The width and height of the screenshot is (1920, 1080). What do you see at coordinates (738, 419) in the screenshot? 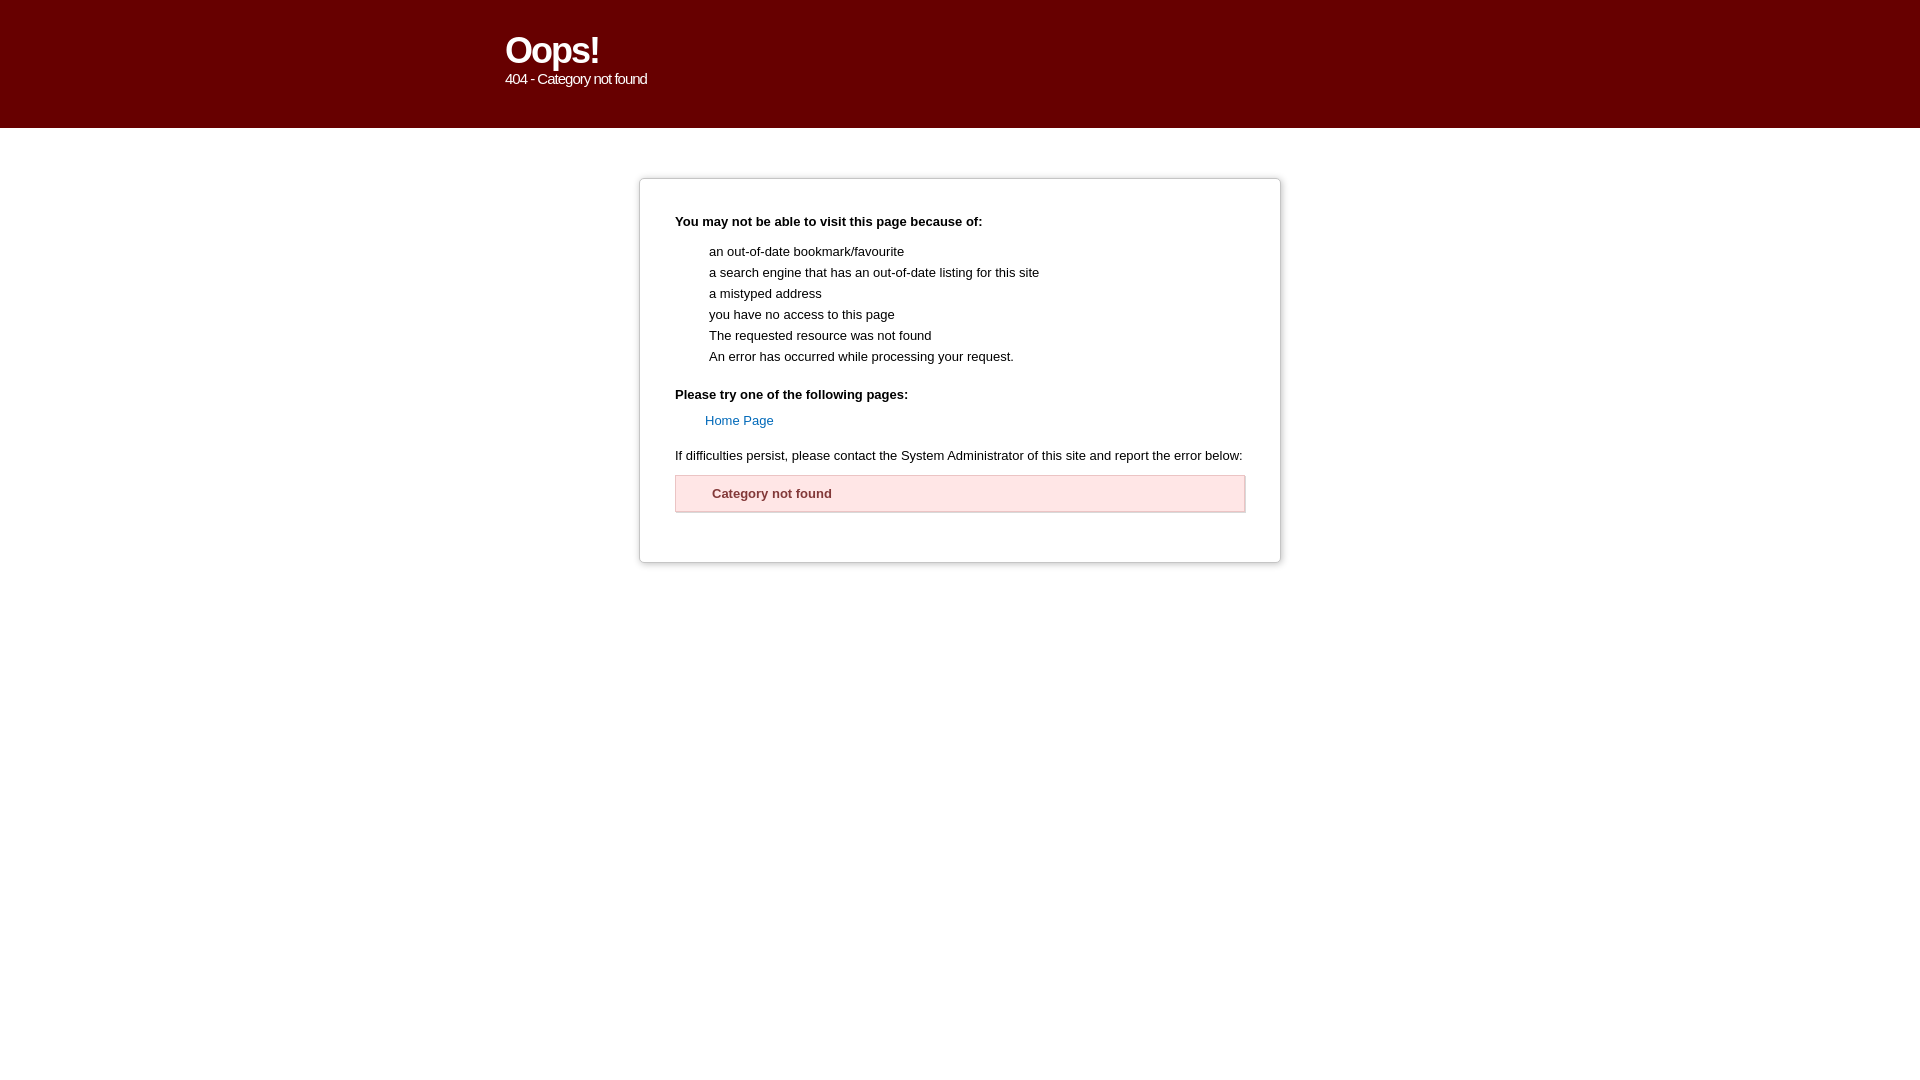
I see `'Home Page'` at bounding box center [738, 419].